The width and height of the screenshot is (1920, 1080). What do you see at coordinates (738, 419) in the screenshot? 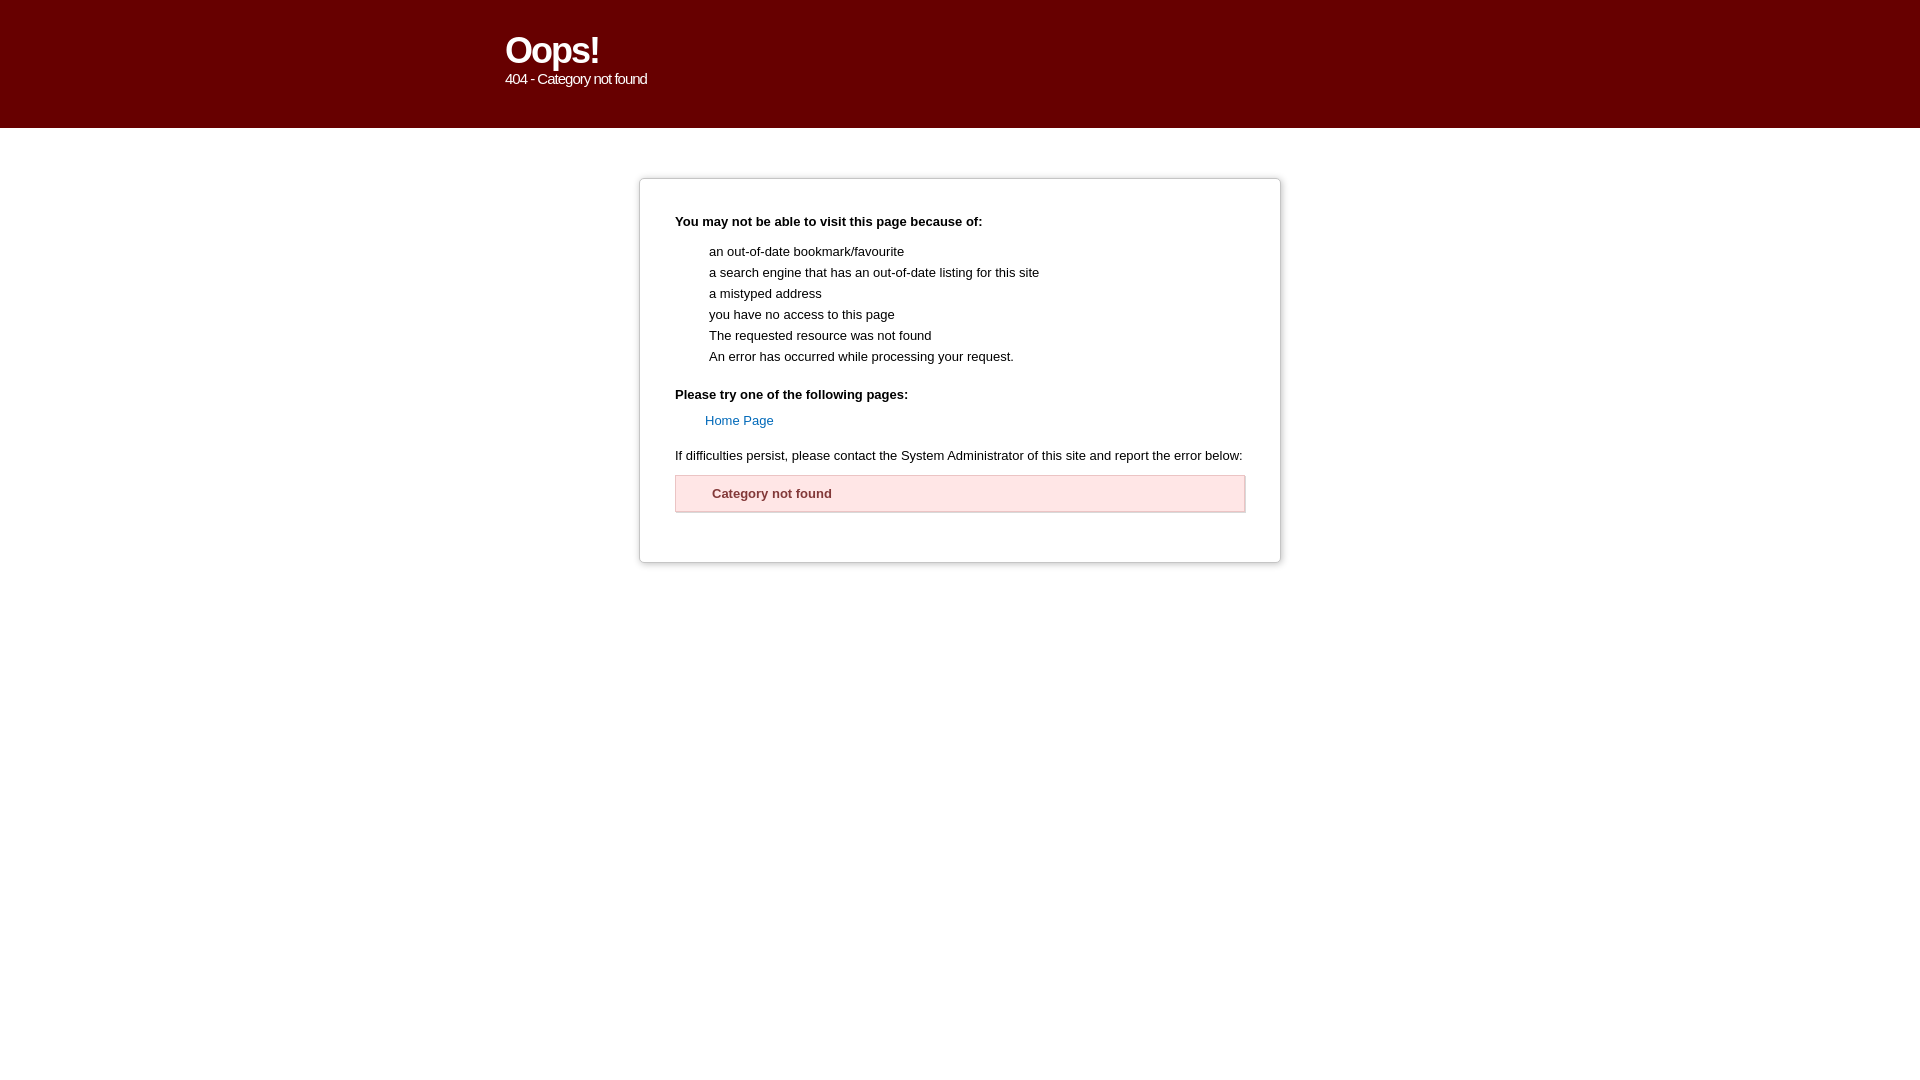
I see `'Home Page'` at bounding box center [738, 419].